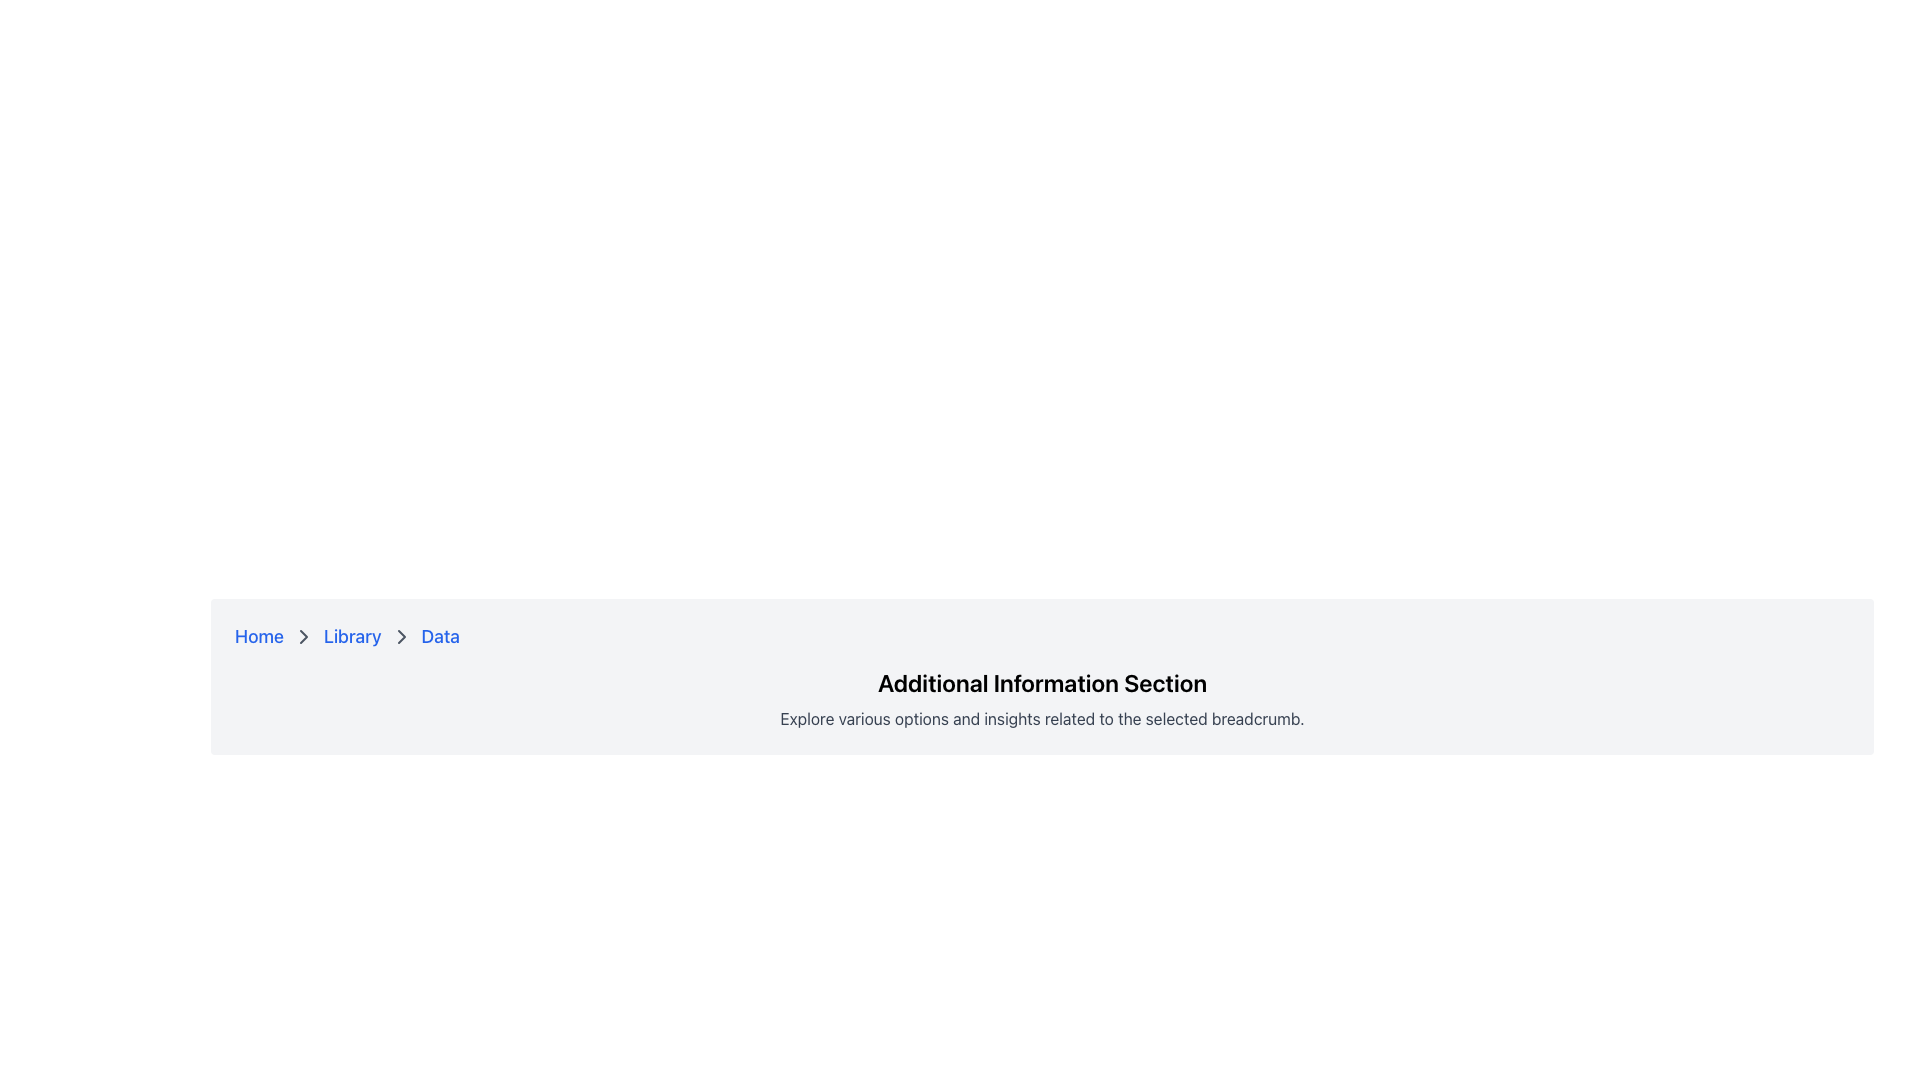 The height and width of the screenshot is (1080, 1920). What do you see at coordinates (1041, 697) in the screenshot?
I see `the 'Additional Information Section' text block, which contains a bold heading and a subheading, located under the breadcrumb navigation section` at bounding box center [1041, 697].